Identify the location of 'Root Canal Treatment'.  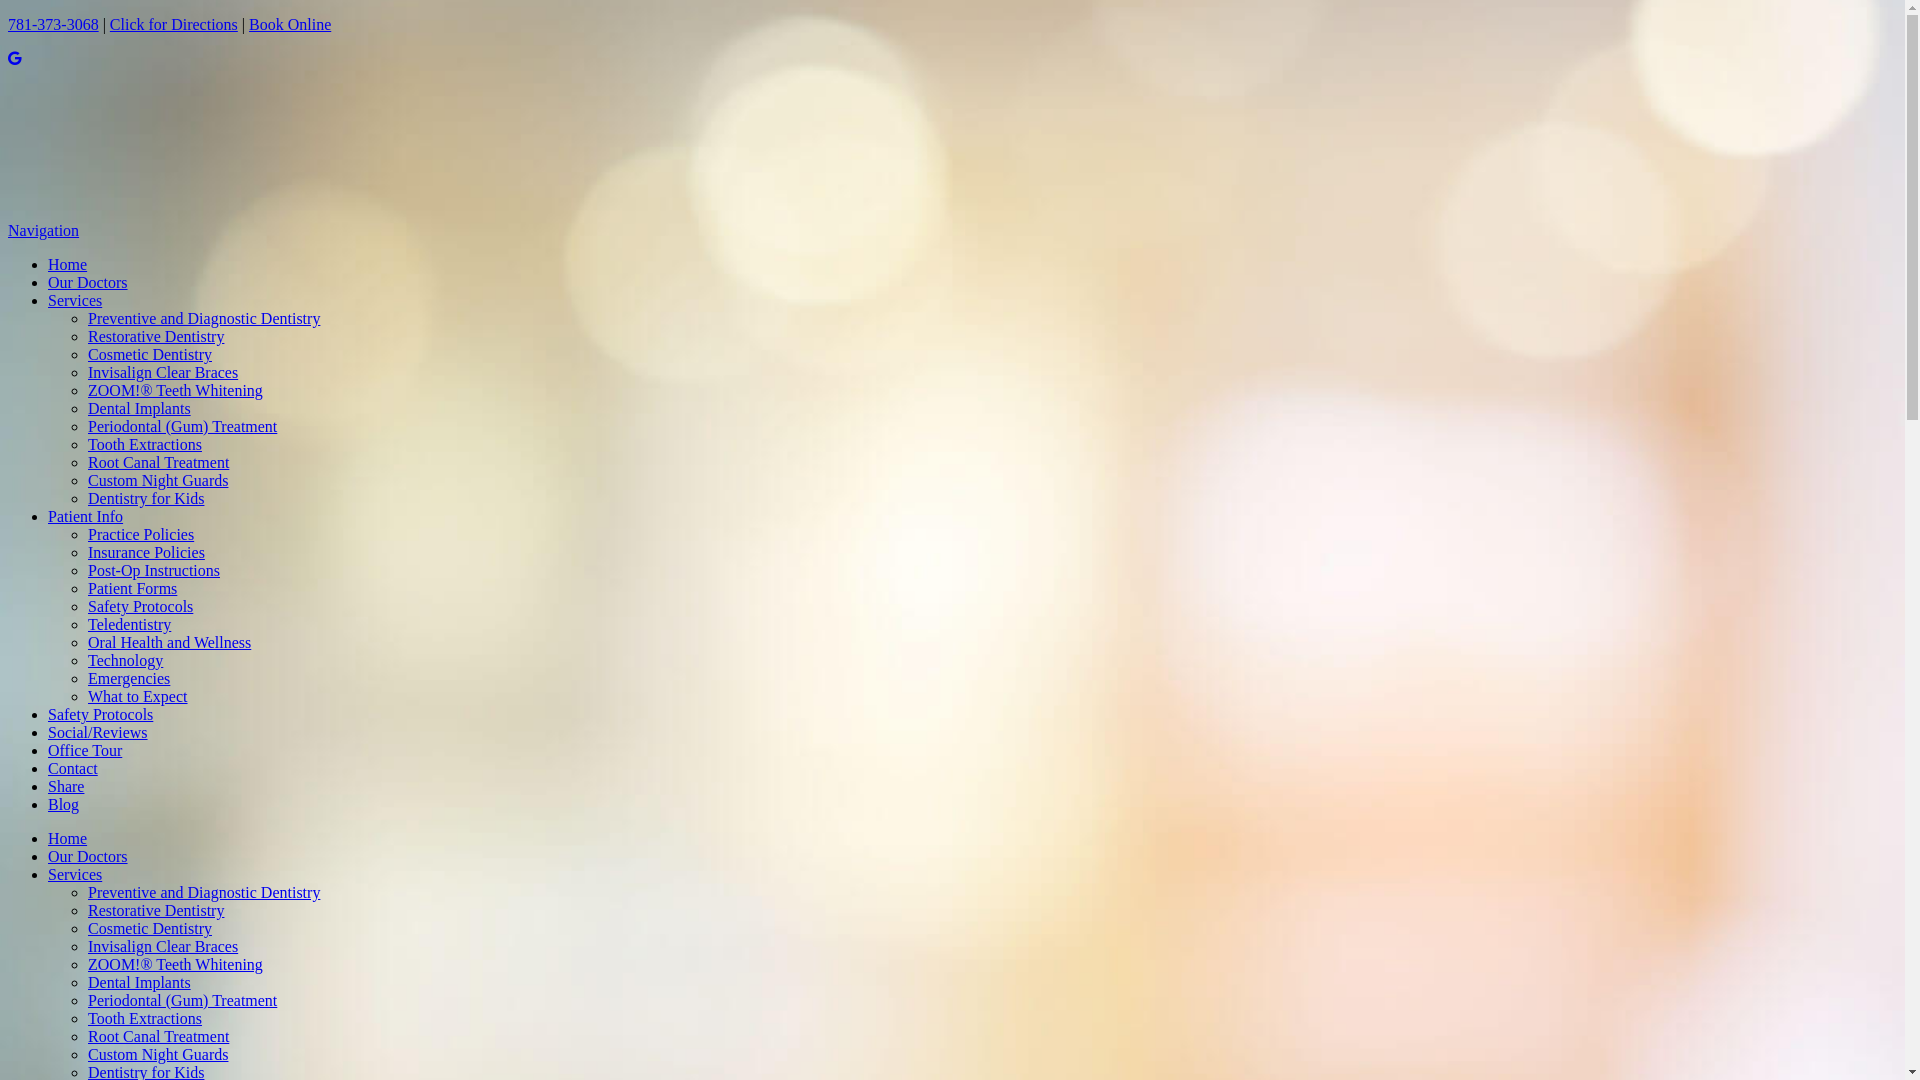
(157, 1035).